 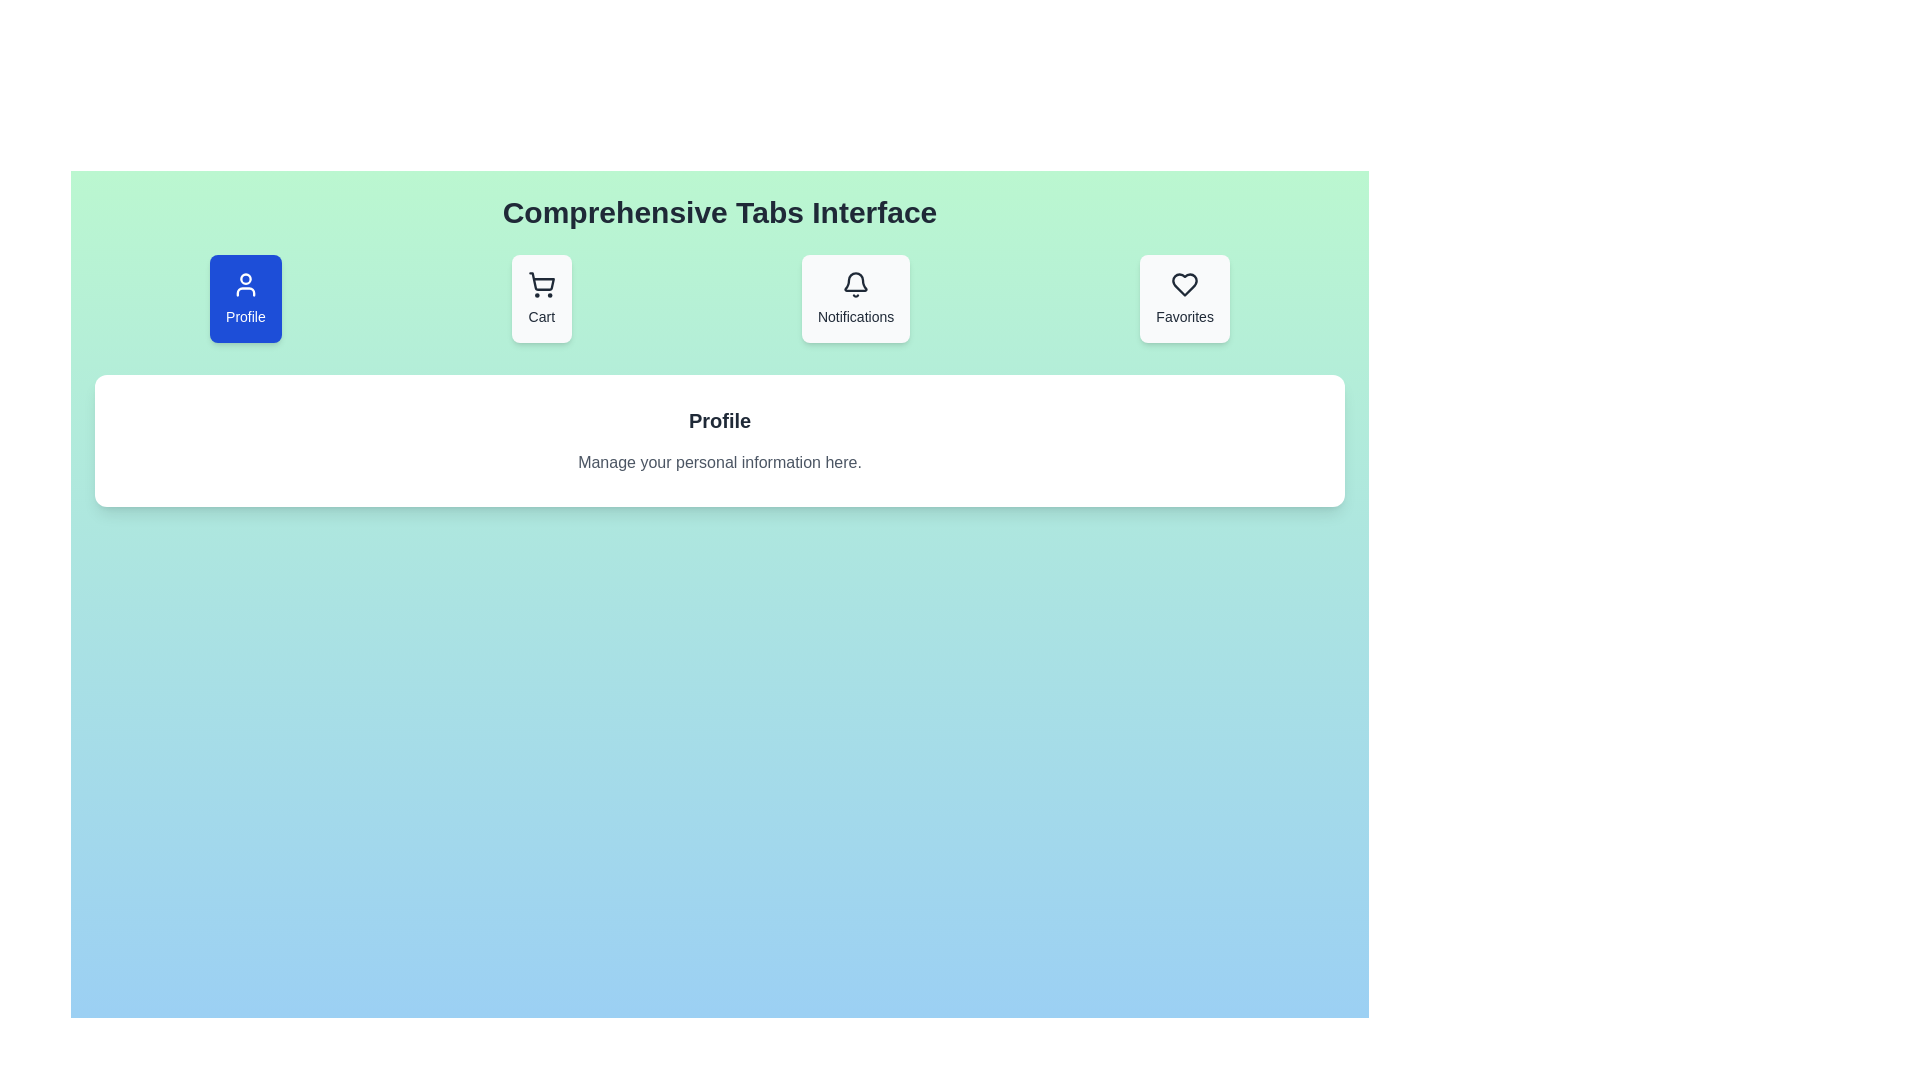 What do you see at coordinates (856, 299) in the screenshot?
I see `the 'Notifications' button, which is the third element in a row of four buttons, featuring a notification icon and the label 'Notifications' below it` at bounding box center [856, 299].